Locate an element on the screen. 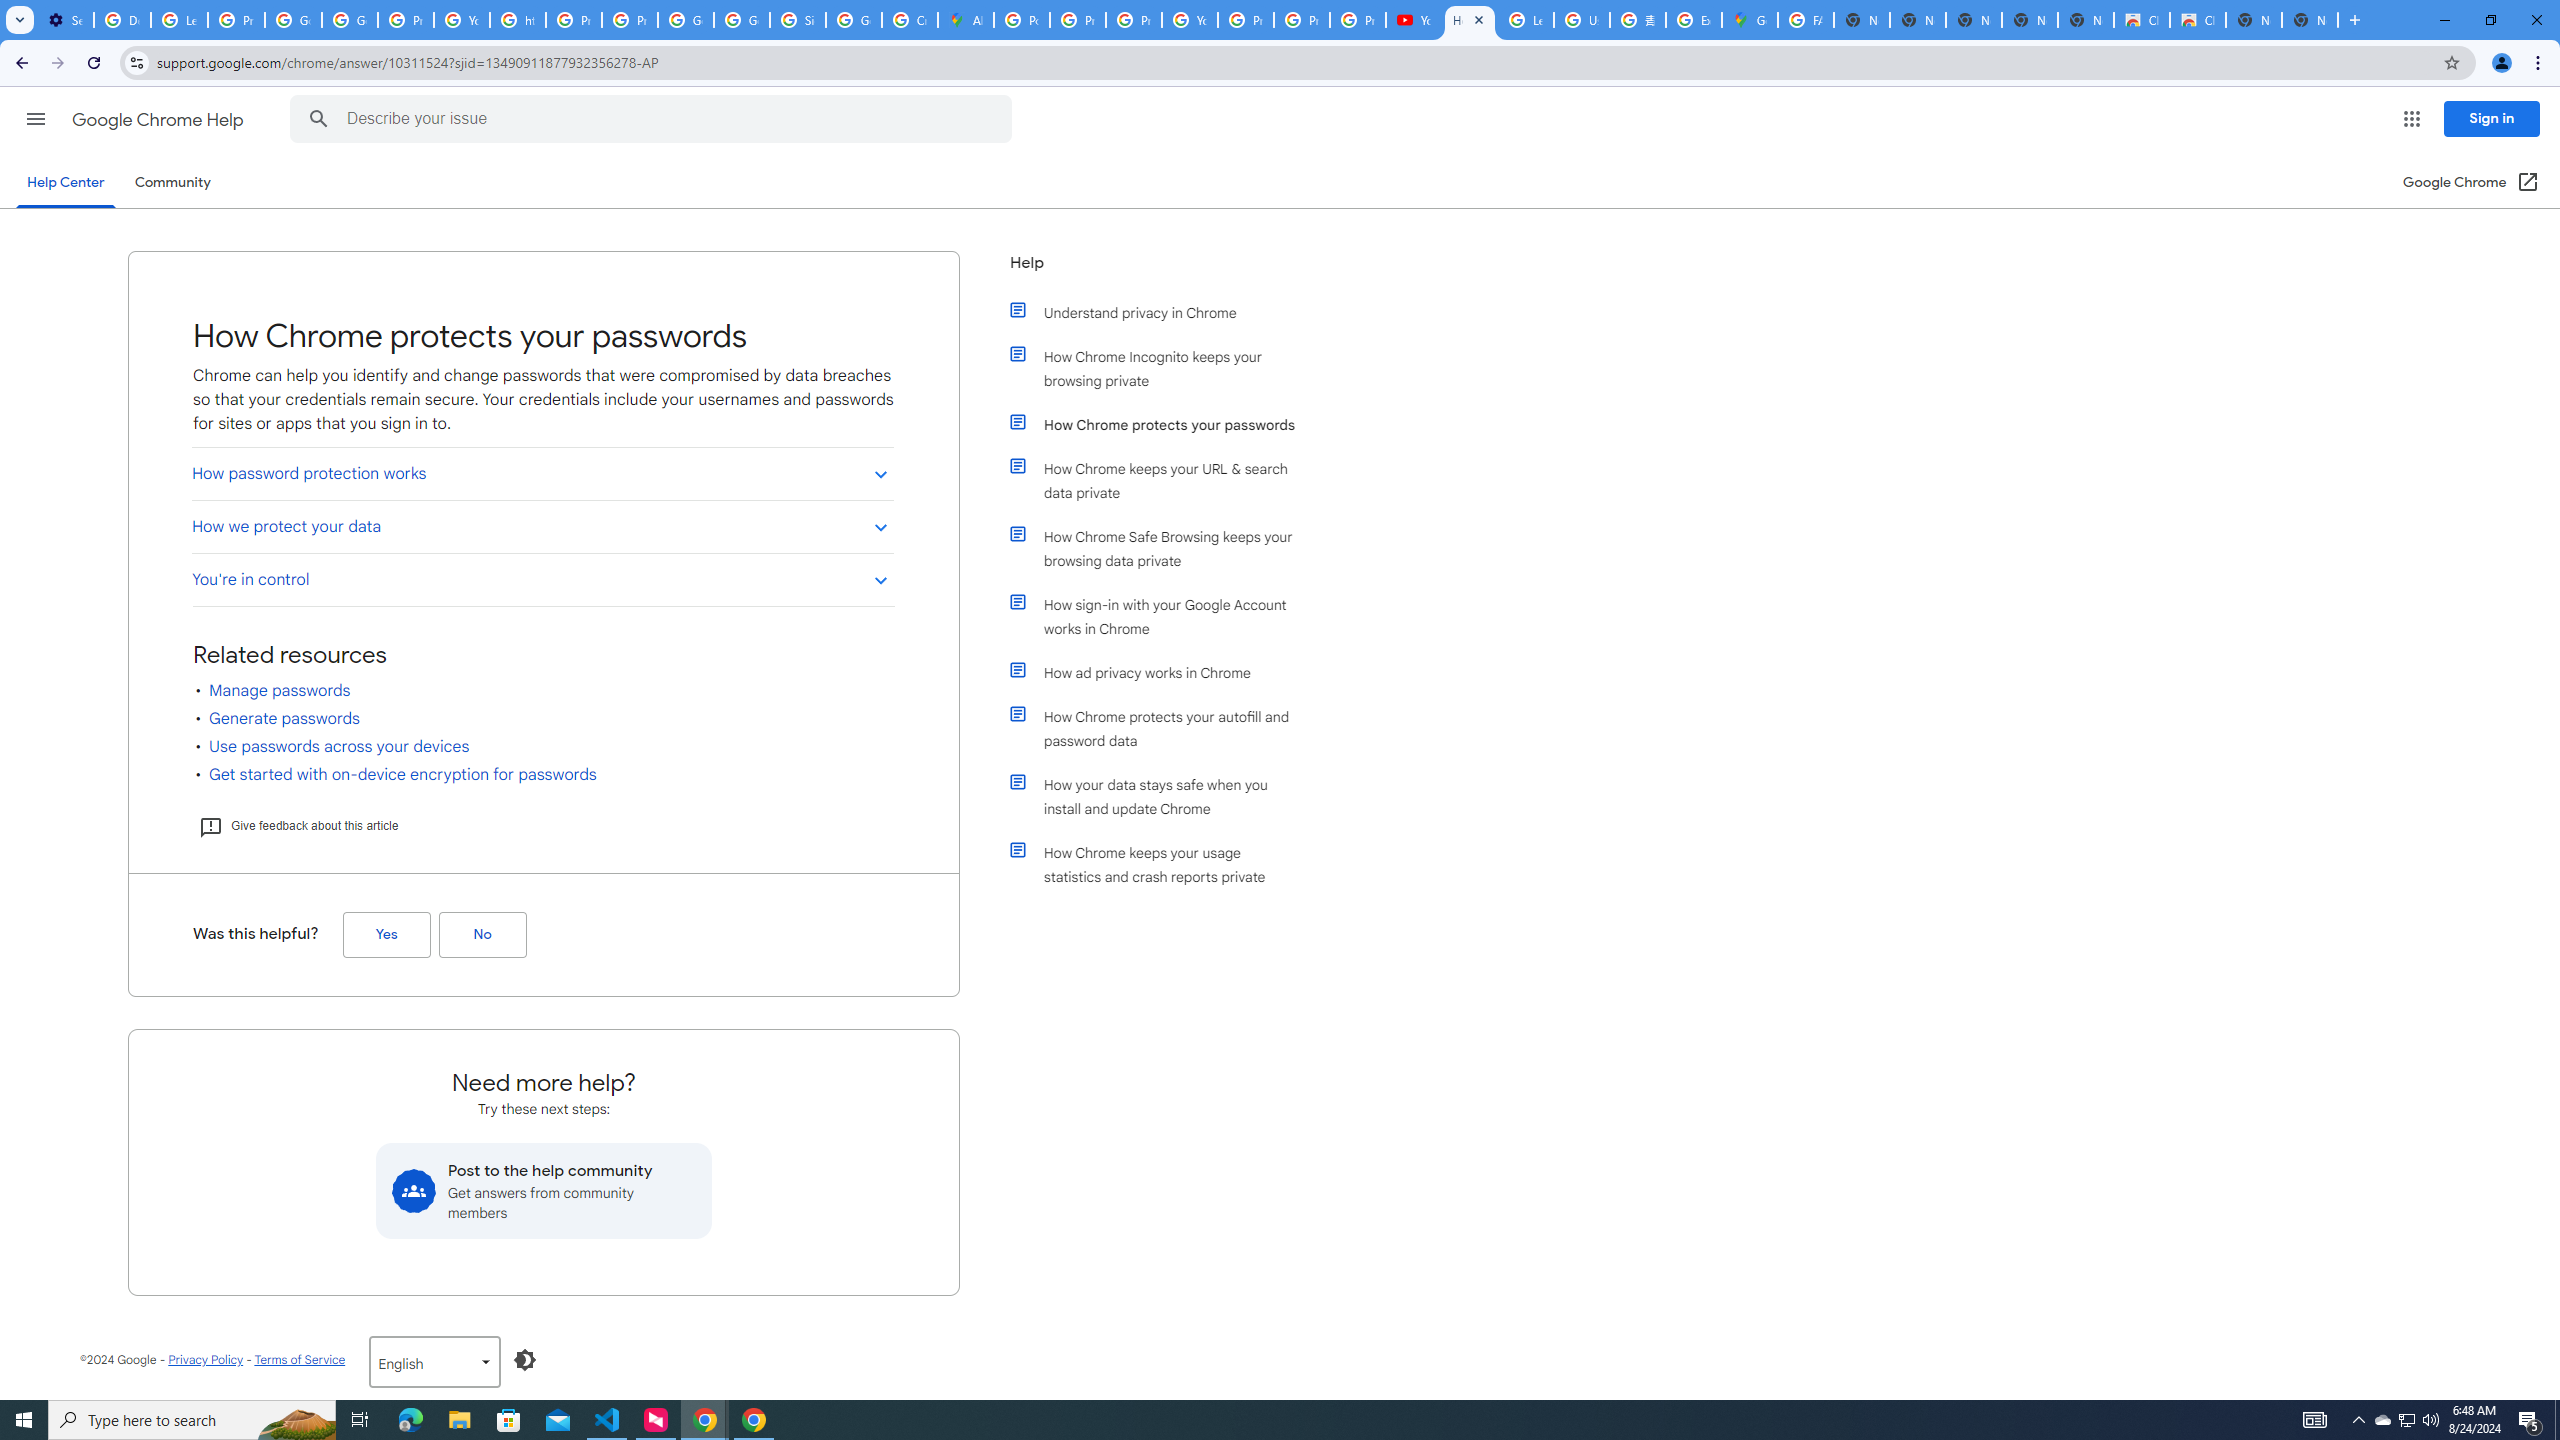 The image size is (2560, 1440). 'How Chrome Incognito keeps your browsing private' is located at coordinates (1162, 368).